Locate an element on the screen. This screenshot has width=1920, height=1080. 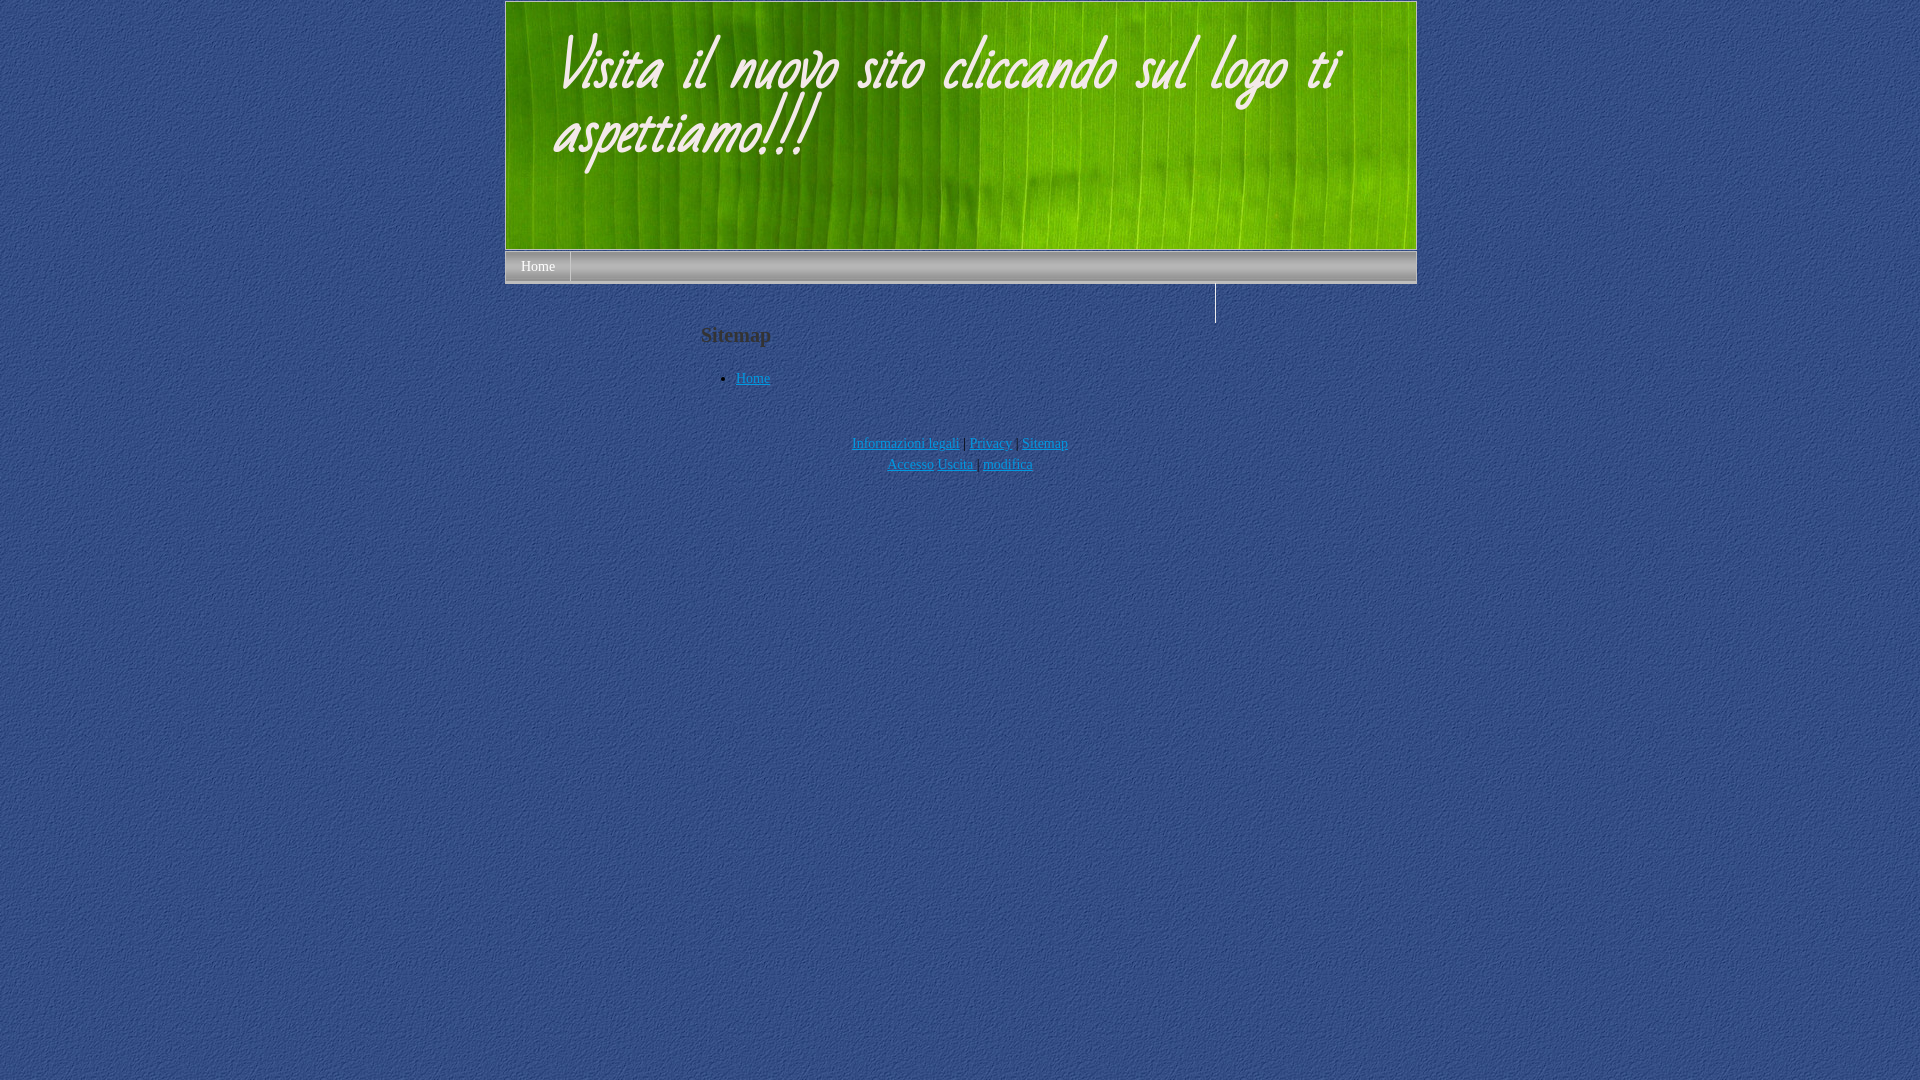
'Accesso' is located at coordinates (886, 464).